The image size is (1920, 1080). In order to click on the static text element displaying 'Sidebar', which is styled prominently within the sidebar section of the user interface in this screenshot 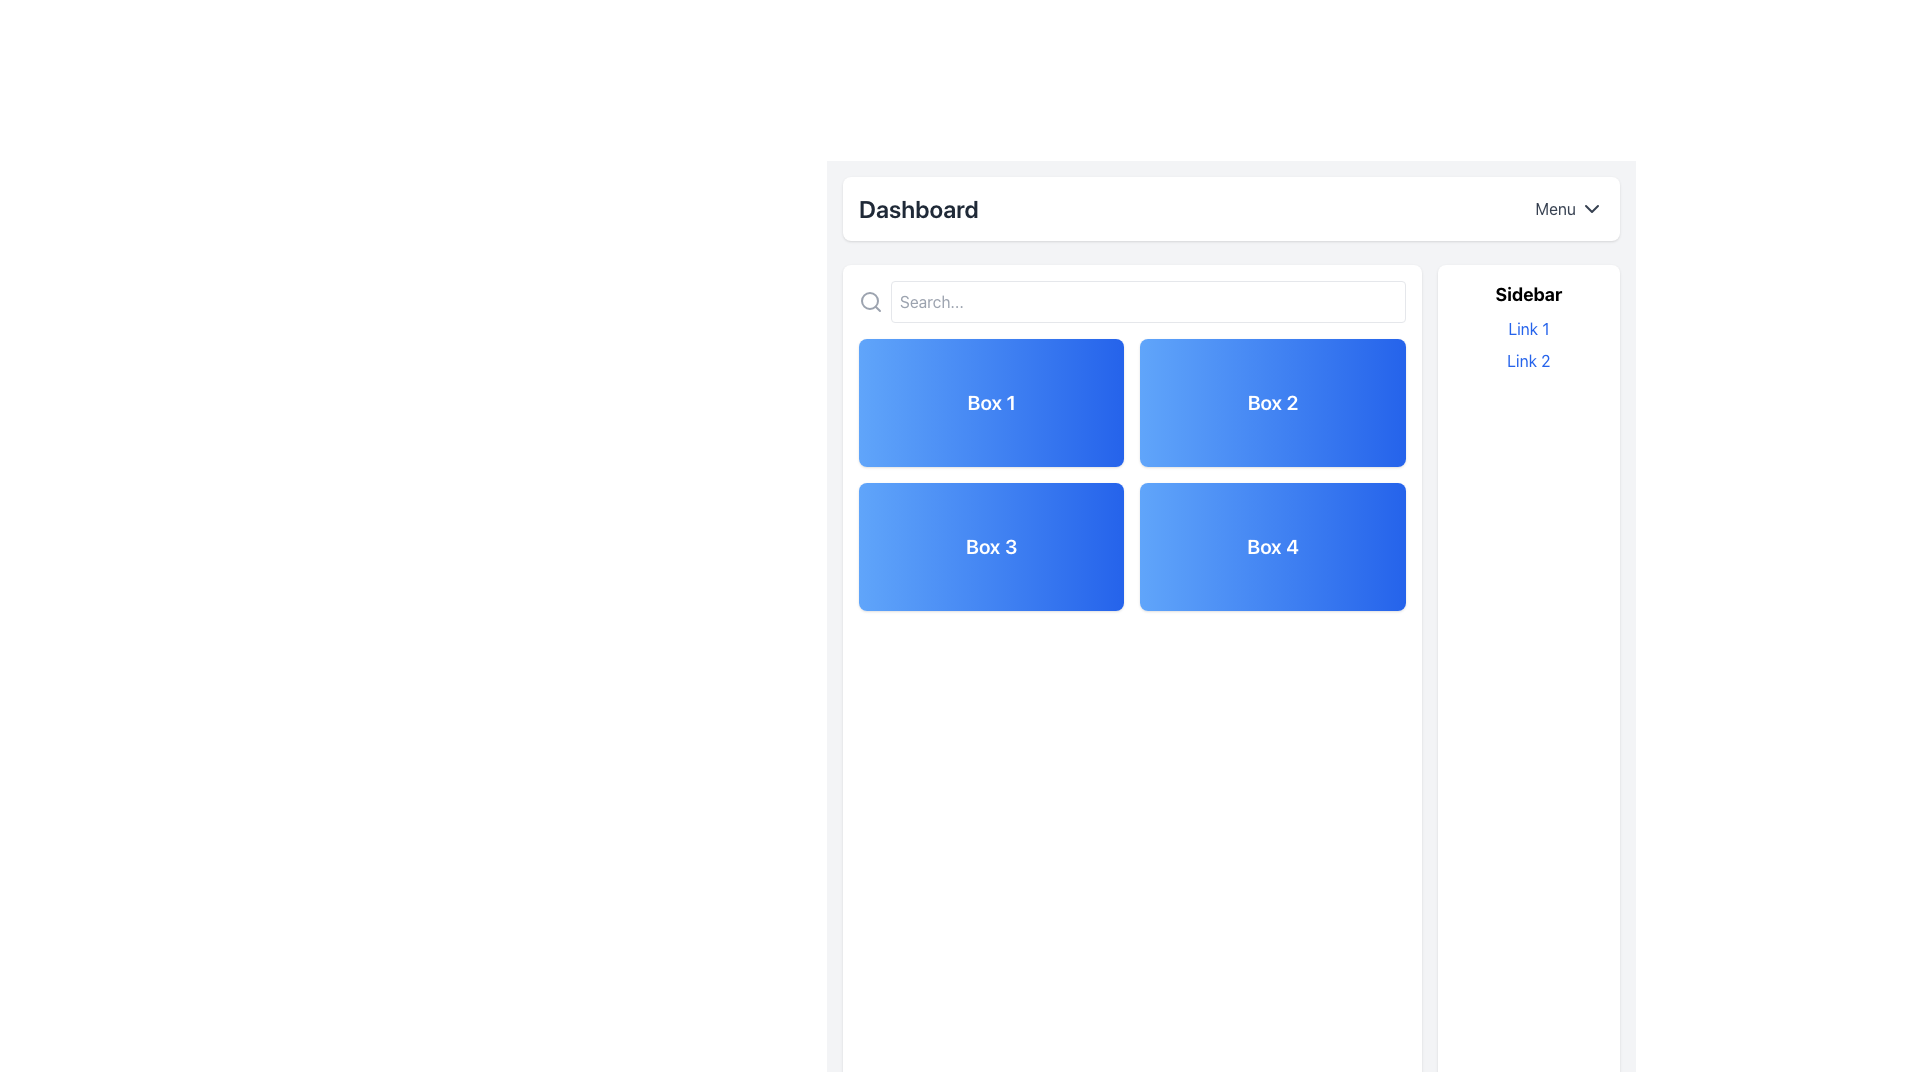, I will do `click(1527, 294)`.